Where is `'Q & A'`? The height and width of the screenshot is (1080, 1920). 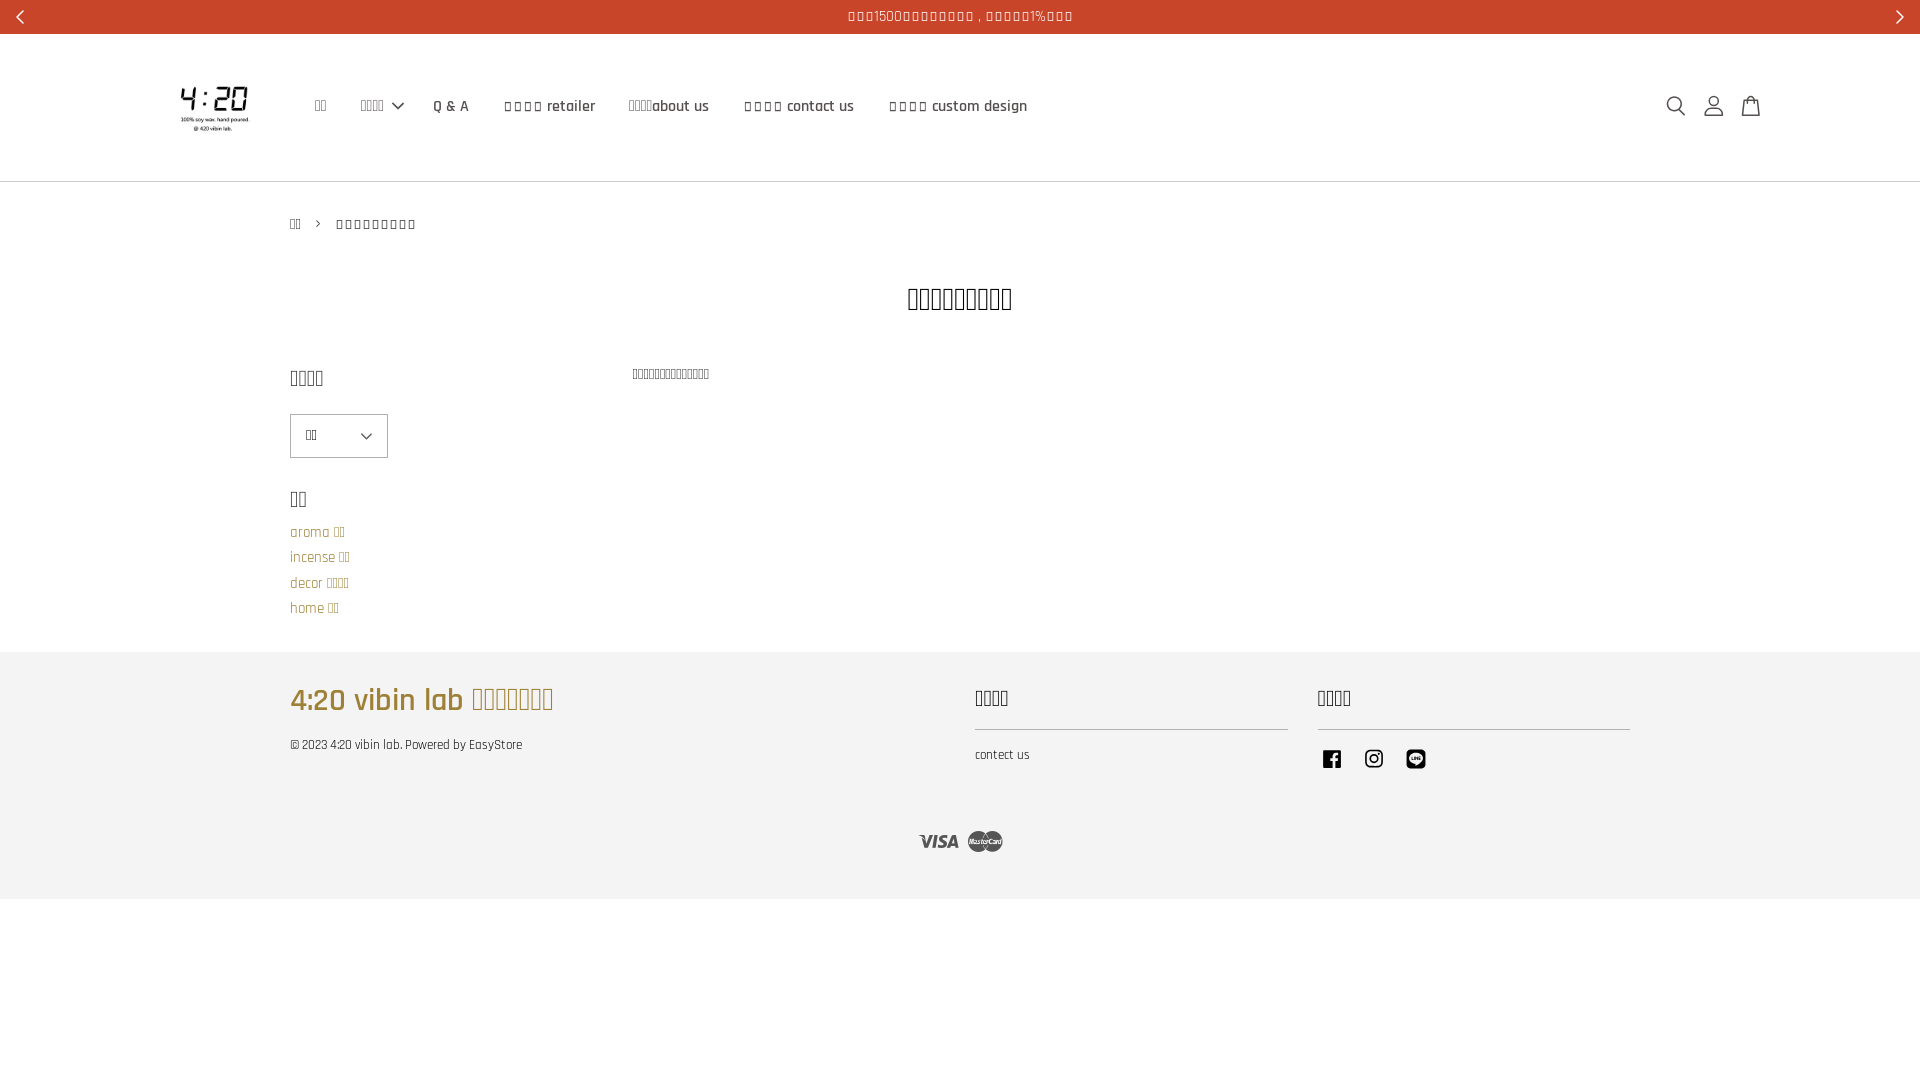 'Q & A' is located at coordinates (450, 106).